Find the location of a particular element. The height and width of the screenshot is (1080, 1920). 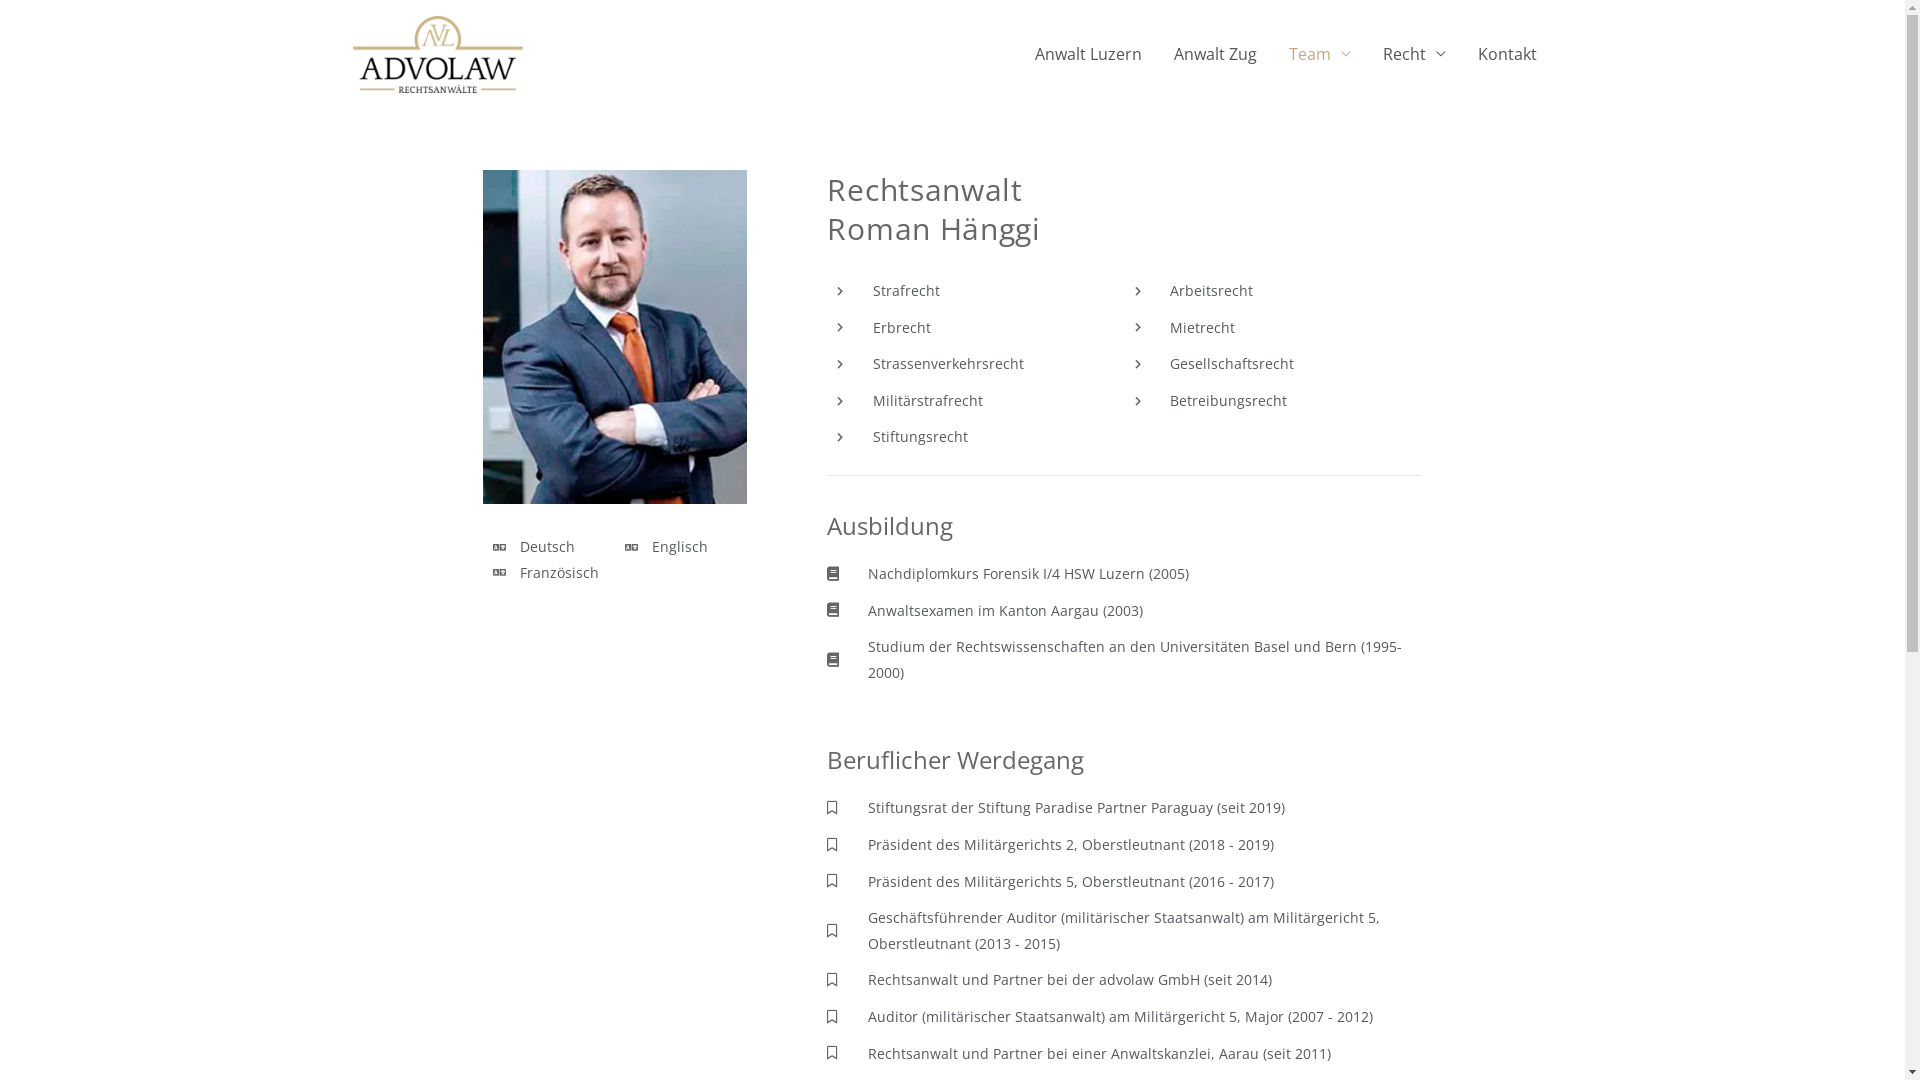

'Anwalt Zug' is located at coordinates (1214, 53).